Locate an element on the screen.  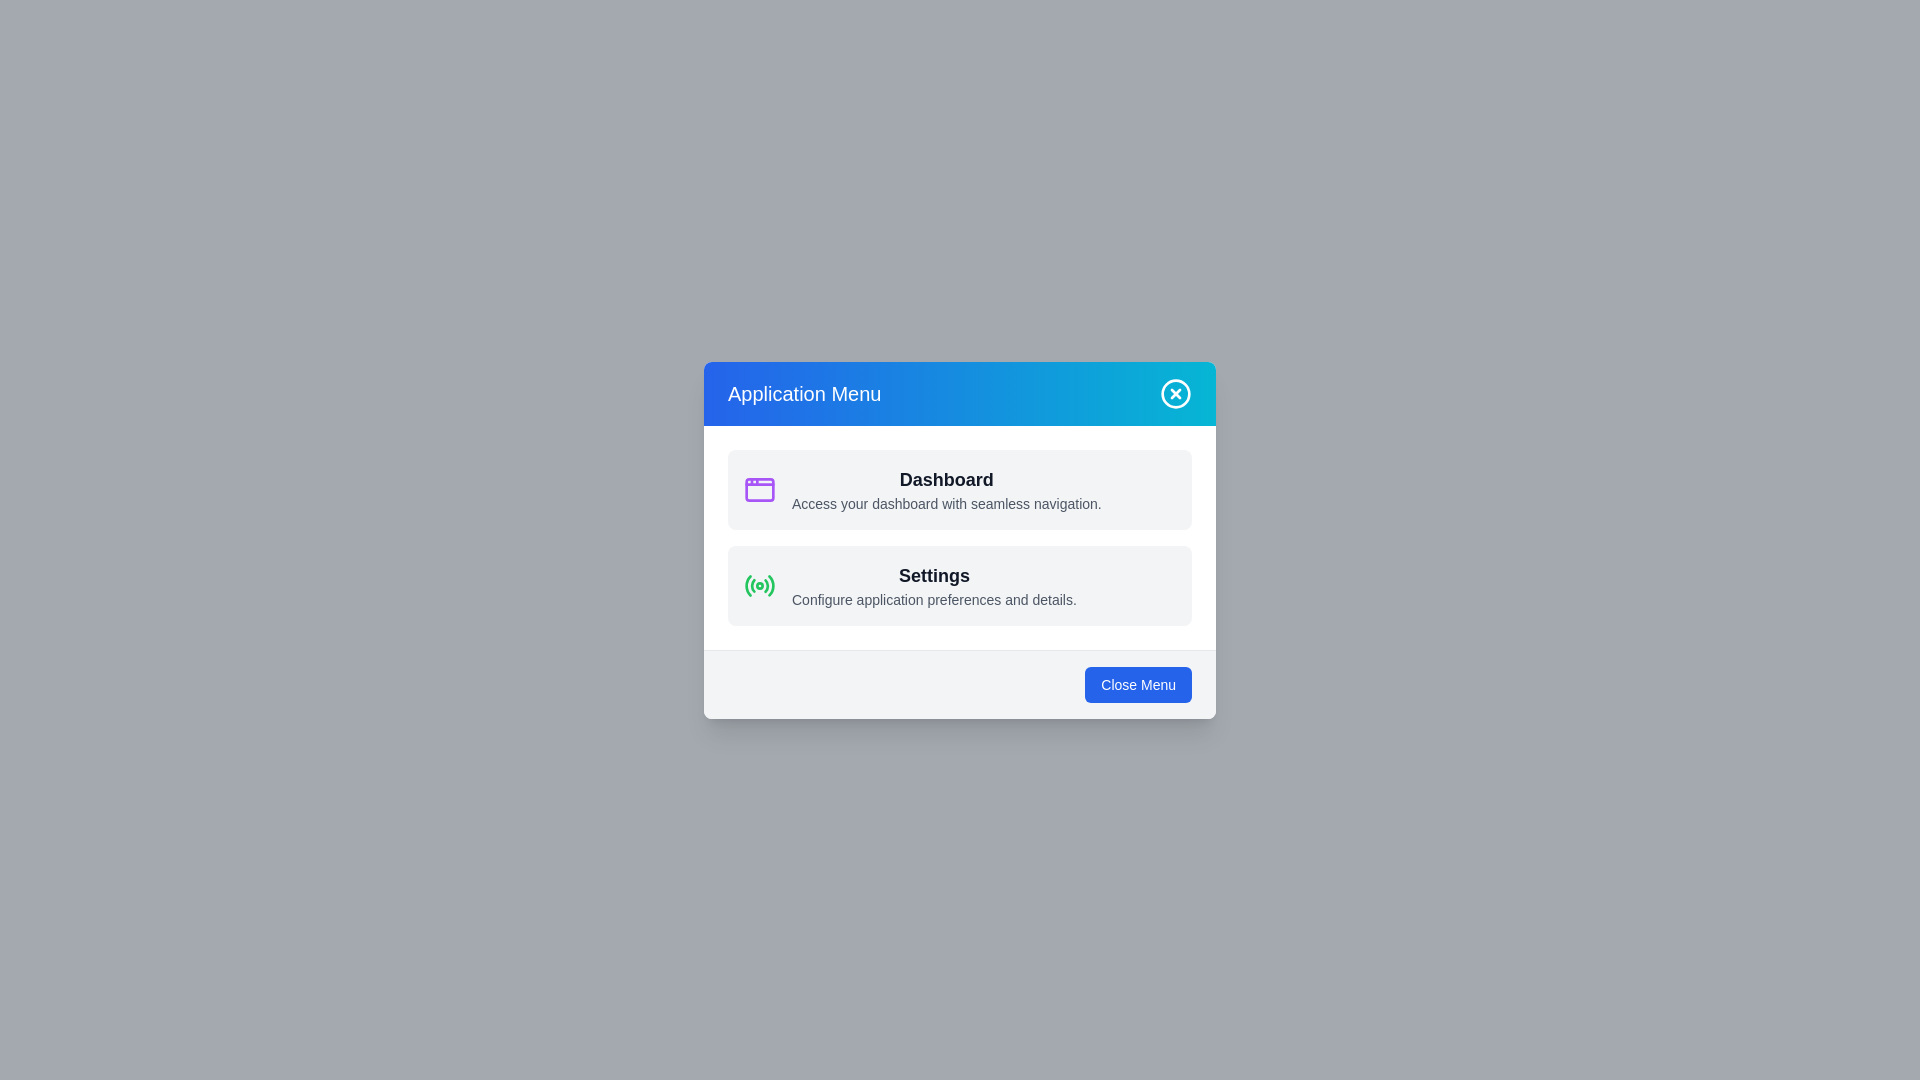
the 'Close Menu' button to close the menu is located at coordinates (1138, 683).